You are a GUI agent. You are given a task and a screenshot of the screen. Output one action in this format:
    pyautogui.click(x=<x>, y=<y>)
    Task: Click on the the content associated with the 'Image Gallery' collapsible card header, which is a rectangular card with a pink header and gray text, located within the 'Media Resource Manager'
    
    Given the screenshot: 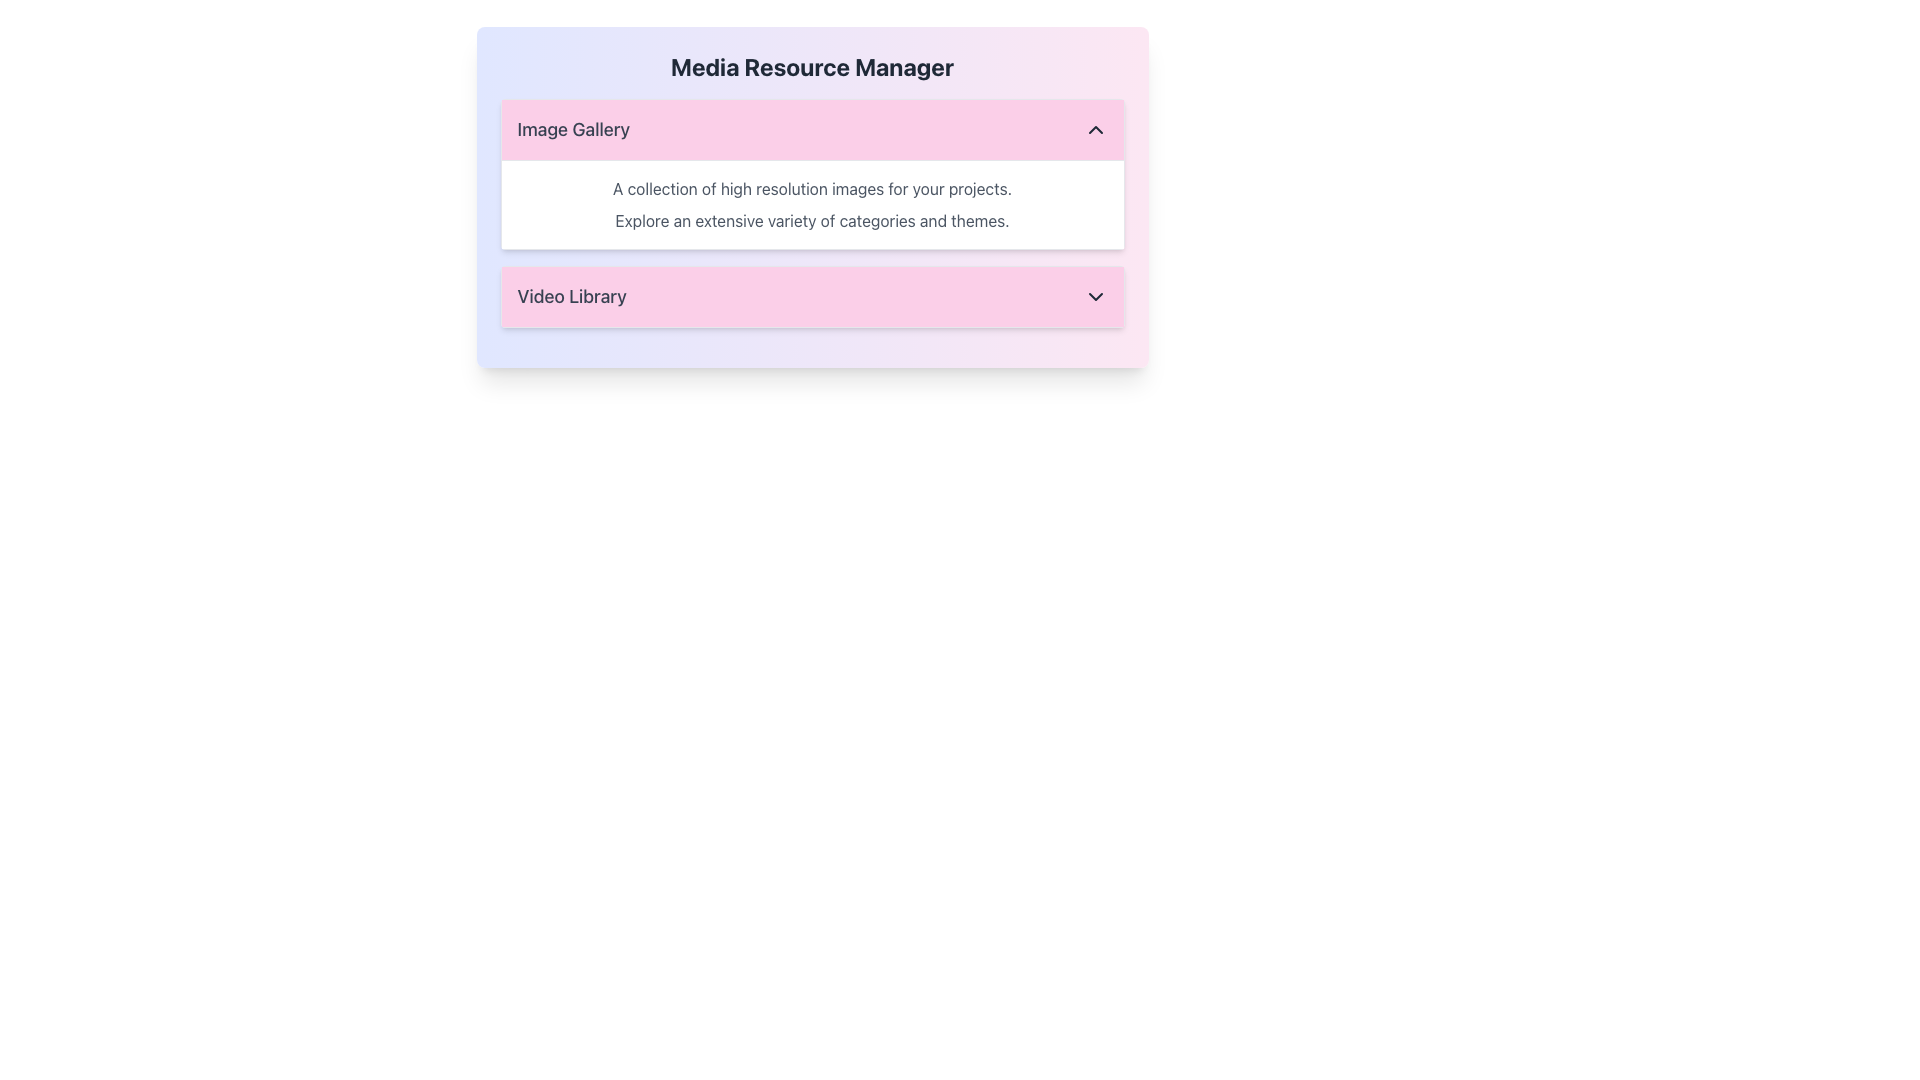 What is the action you would take?
    pyautogui.click(x=812, y=173)
    